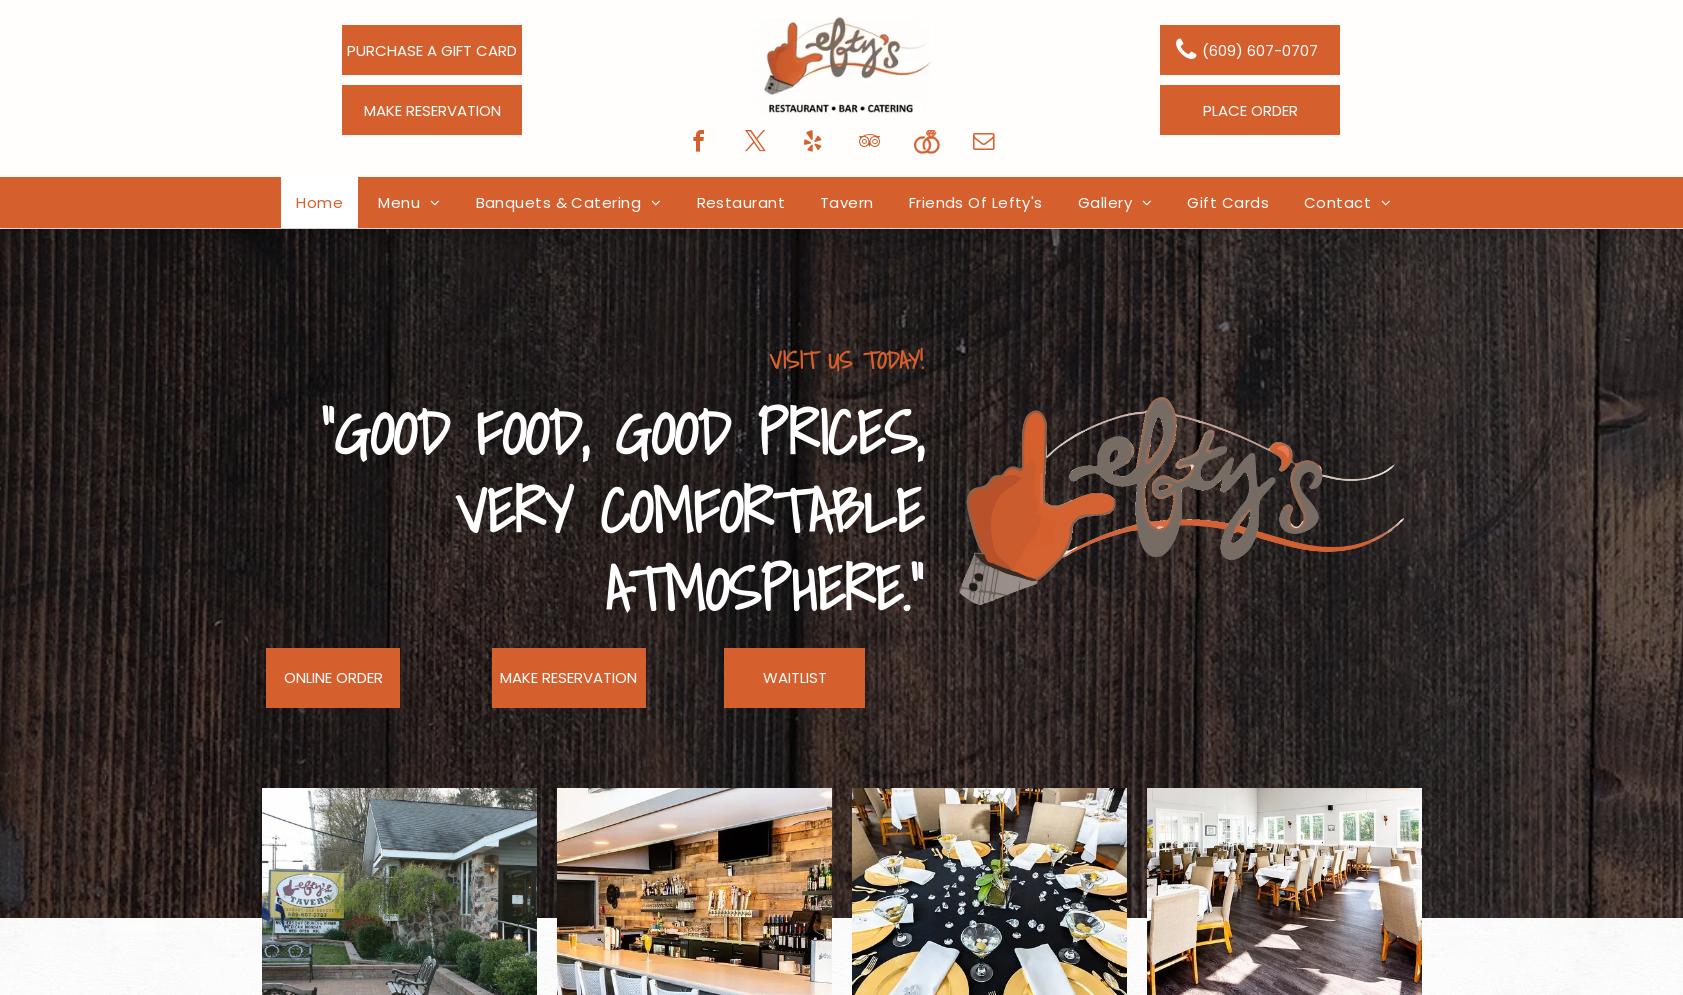 This screenshot has height=995, width=1683. What do you see at coordinates (846, 201) in the screenshot?
I see `'Tavern'` at bounding box center [846, 201].